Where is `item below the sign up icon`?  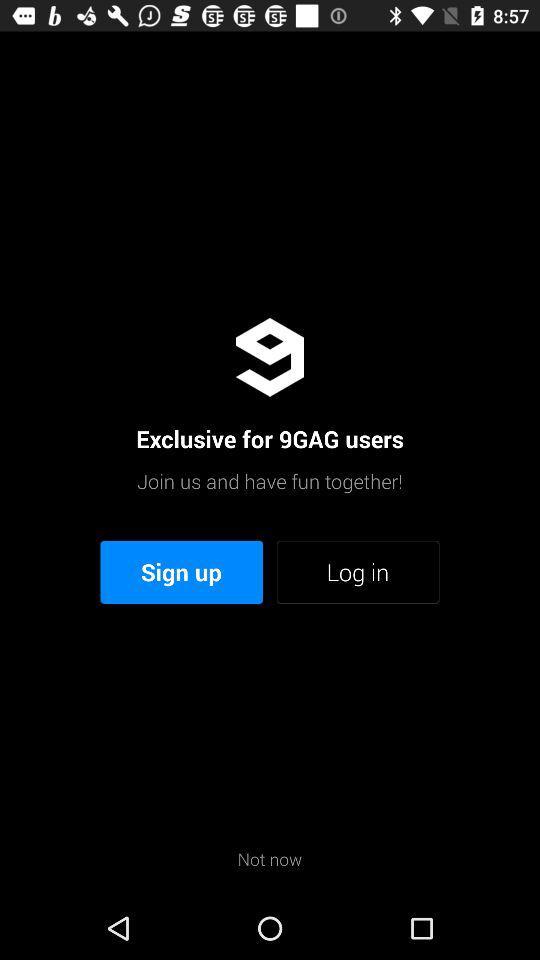
item below the sign up icon is located at coordinates (270, 858).